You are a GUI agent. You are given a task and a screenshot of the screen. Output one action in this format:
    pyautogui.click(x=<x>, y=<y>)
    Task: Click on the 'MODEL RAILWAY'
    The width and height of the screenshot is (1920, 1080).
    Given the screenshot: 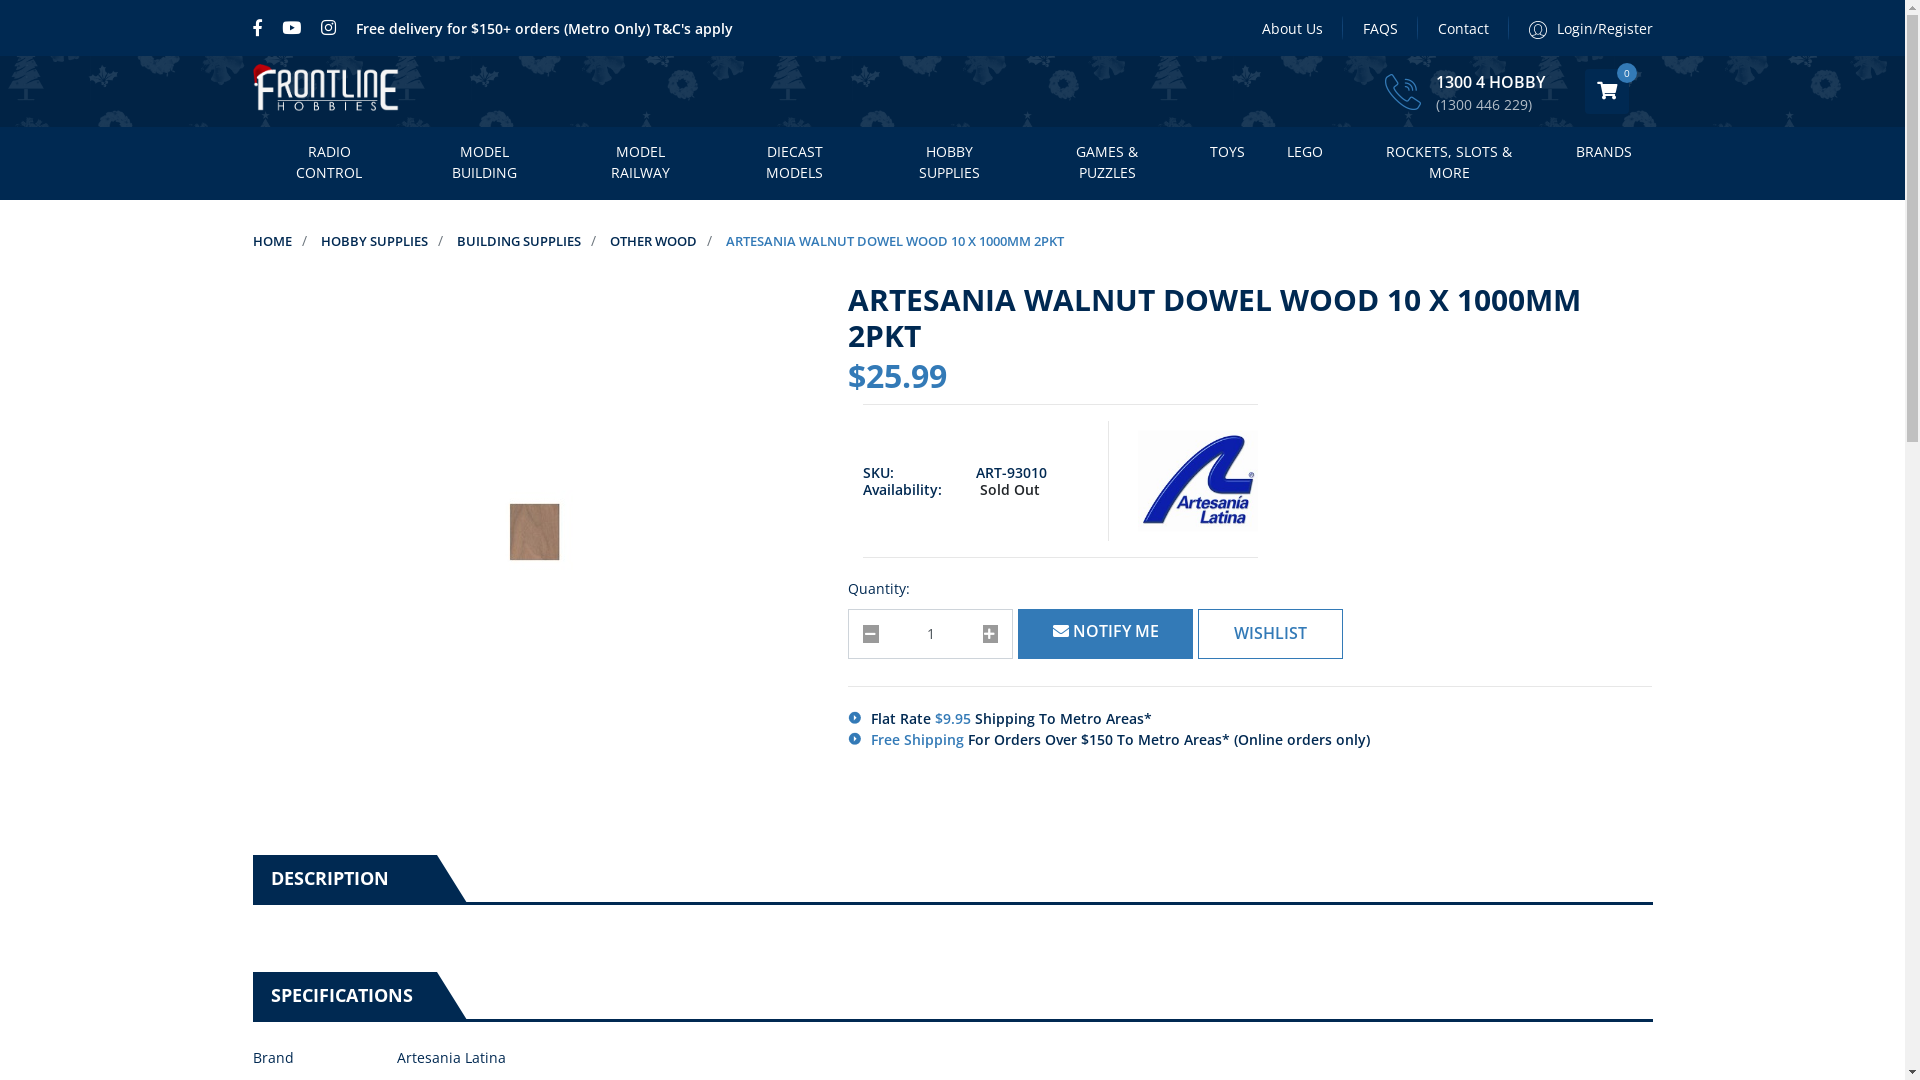 What is the action you would take?
    pyautogui.click(x=638, y=162)
    